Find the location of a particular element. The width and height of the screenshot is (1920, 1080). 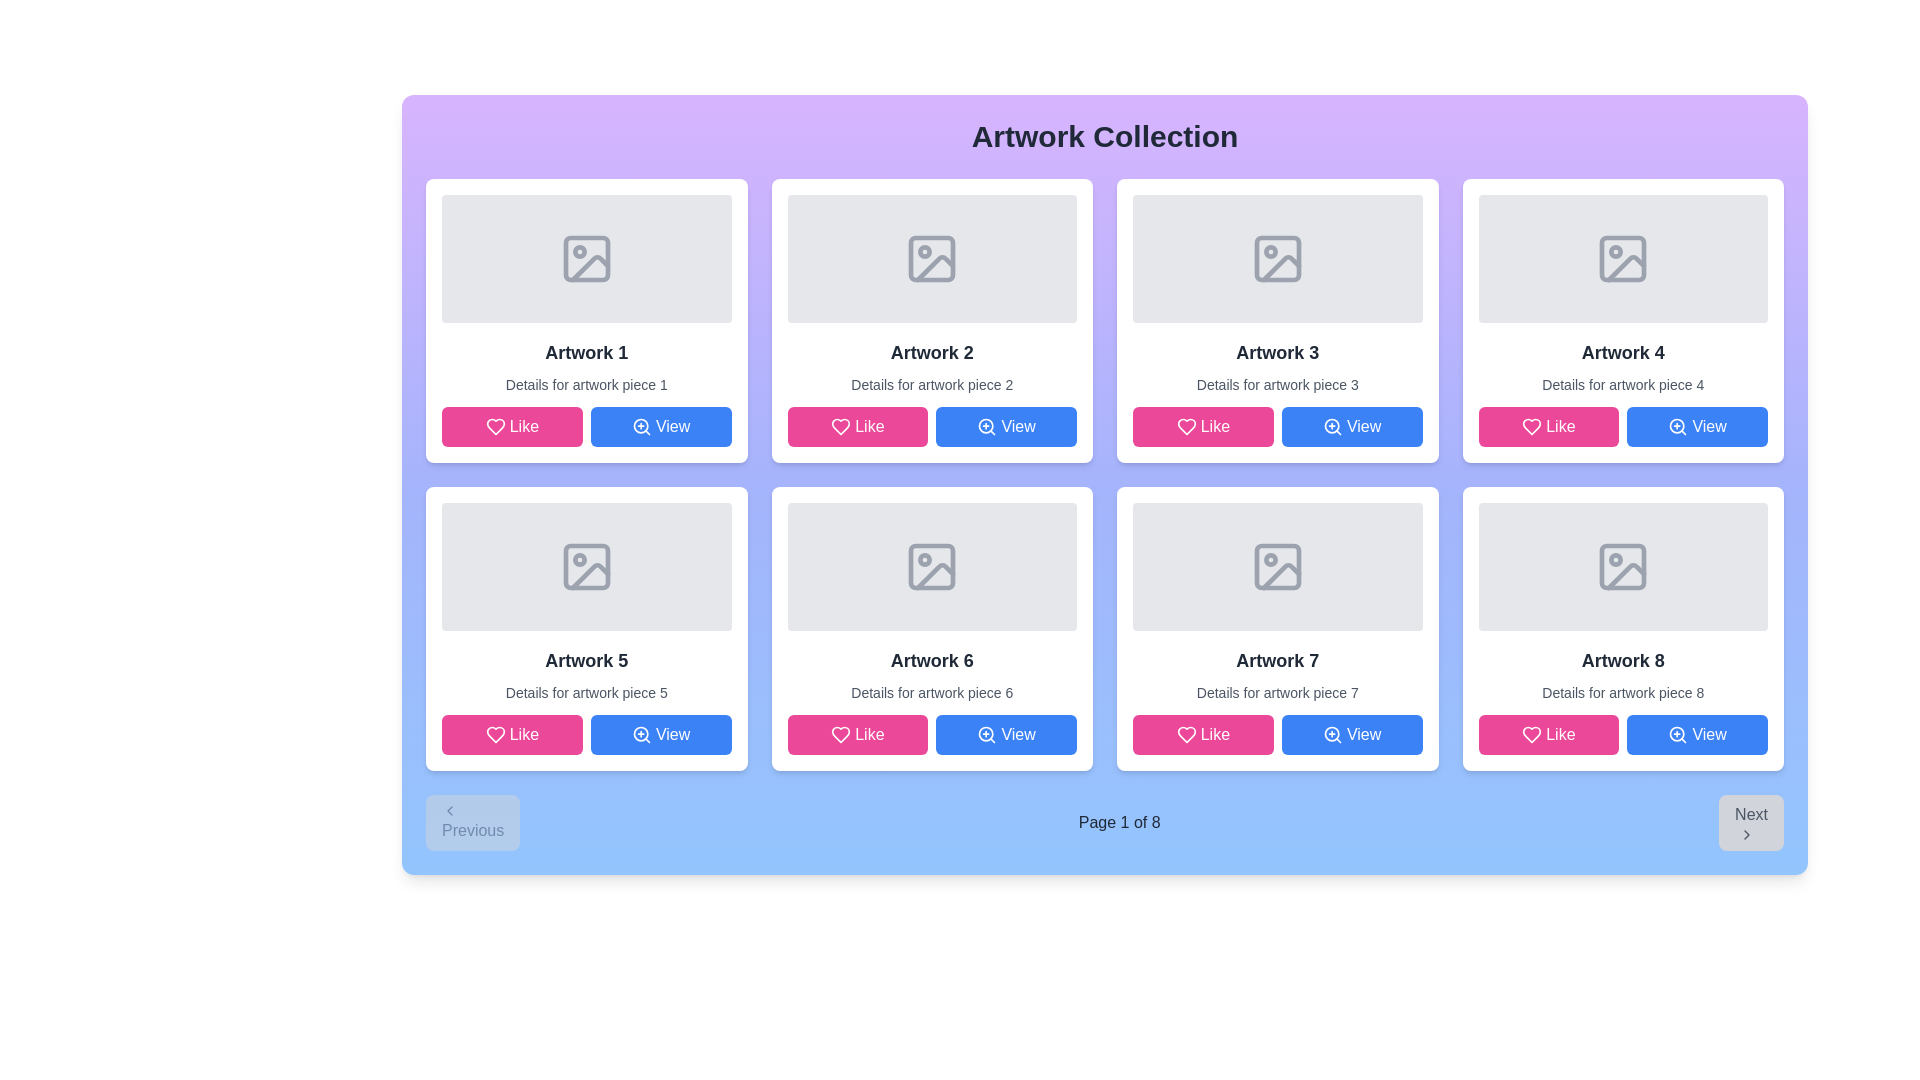

the image placeholder icon located at the center of the image area in the first card labeled 'Artwork 1' in the top-left corner of the grid layout is located at coordinates (585, 257).